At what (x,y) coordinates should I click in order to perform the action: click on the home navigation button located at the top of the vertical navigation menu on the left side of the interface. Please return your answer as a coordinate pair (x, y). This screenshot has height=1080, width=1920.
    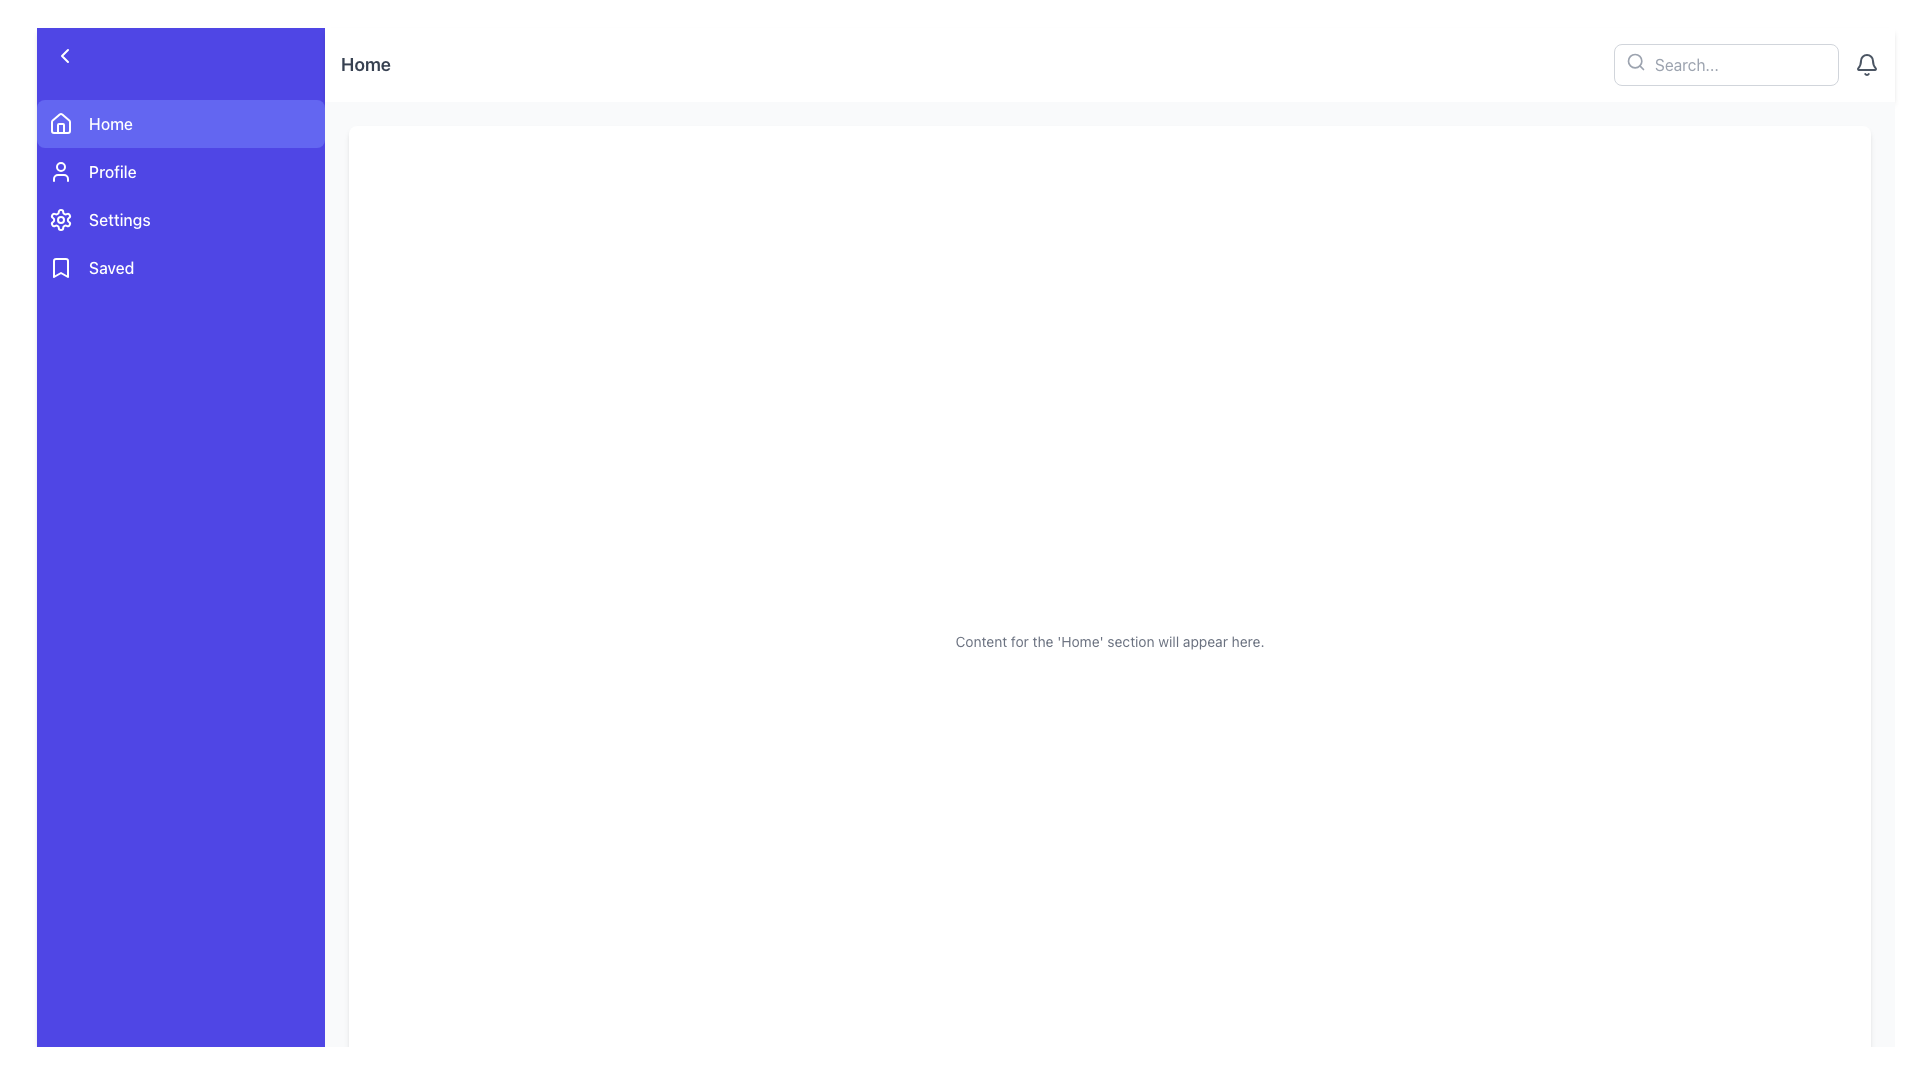
    Looking at the image, I should click on (181, 123).